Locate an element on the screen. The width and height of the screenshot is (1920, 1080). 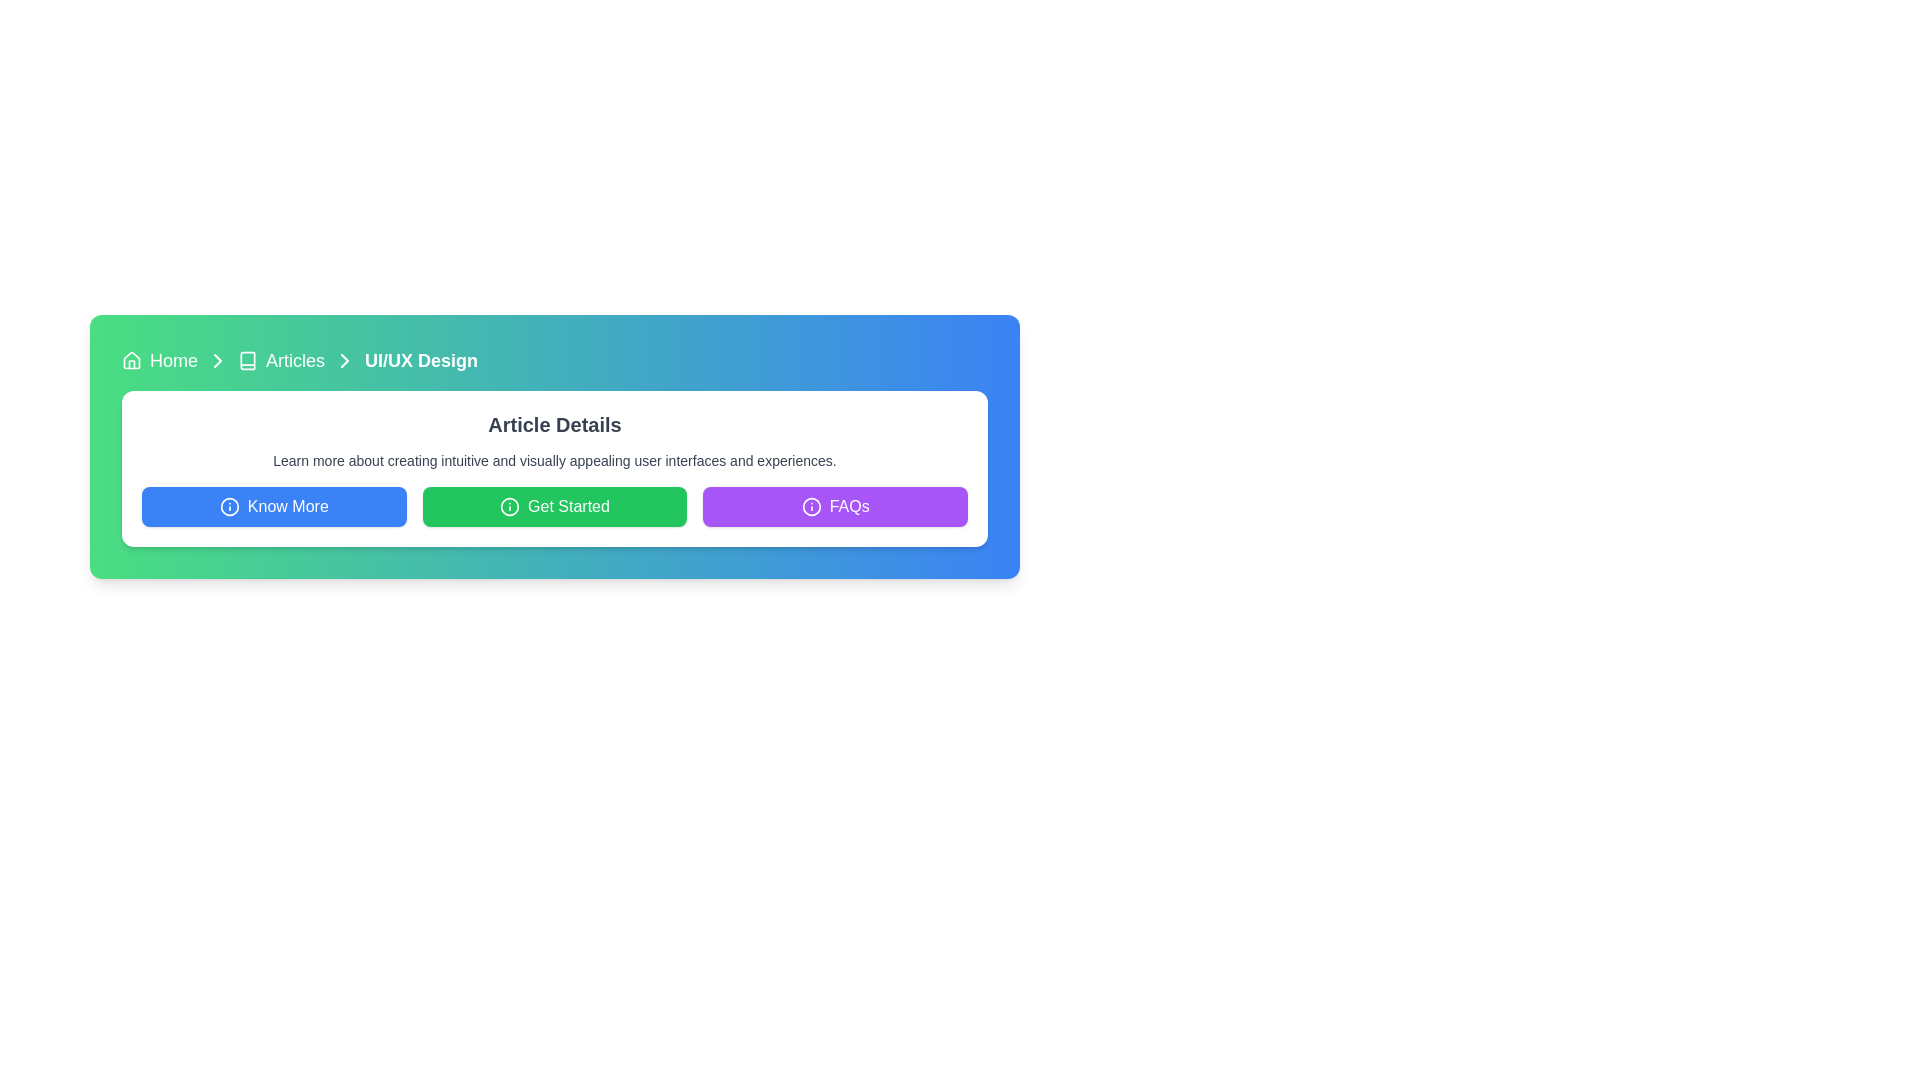
the second button in the horizontal row beneath the 'Article Details' heading is located at coordinates (555, 505).